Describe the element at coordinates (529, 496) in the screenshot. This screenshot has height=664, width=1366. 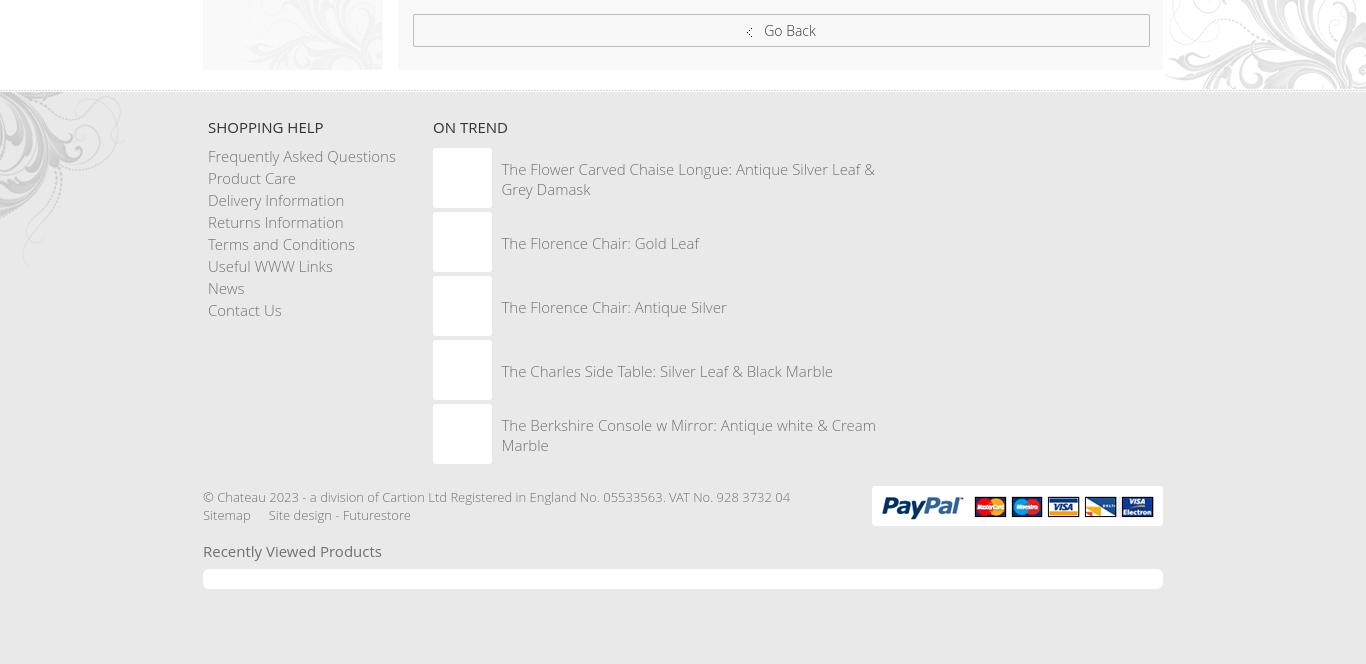
I see `'2023  -  a division of Cartion Ltd Registered in England No. 05533563. VAT No. 928 3732 04'` at that location.